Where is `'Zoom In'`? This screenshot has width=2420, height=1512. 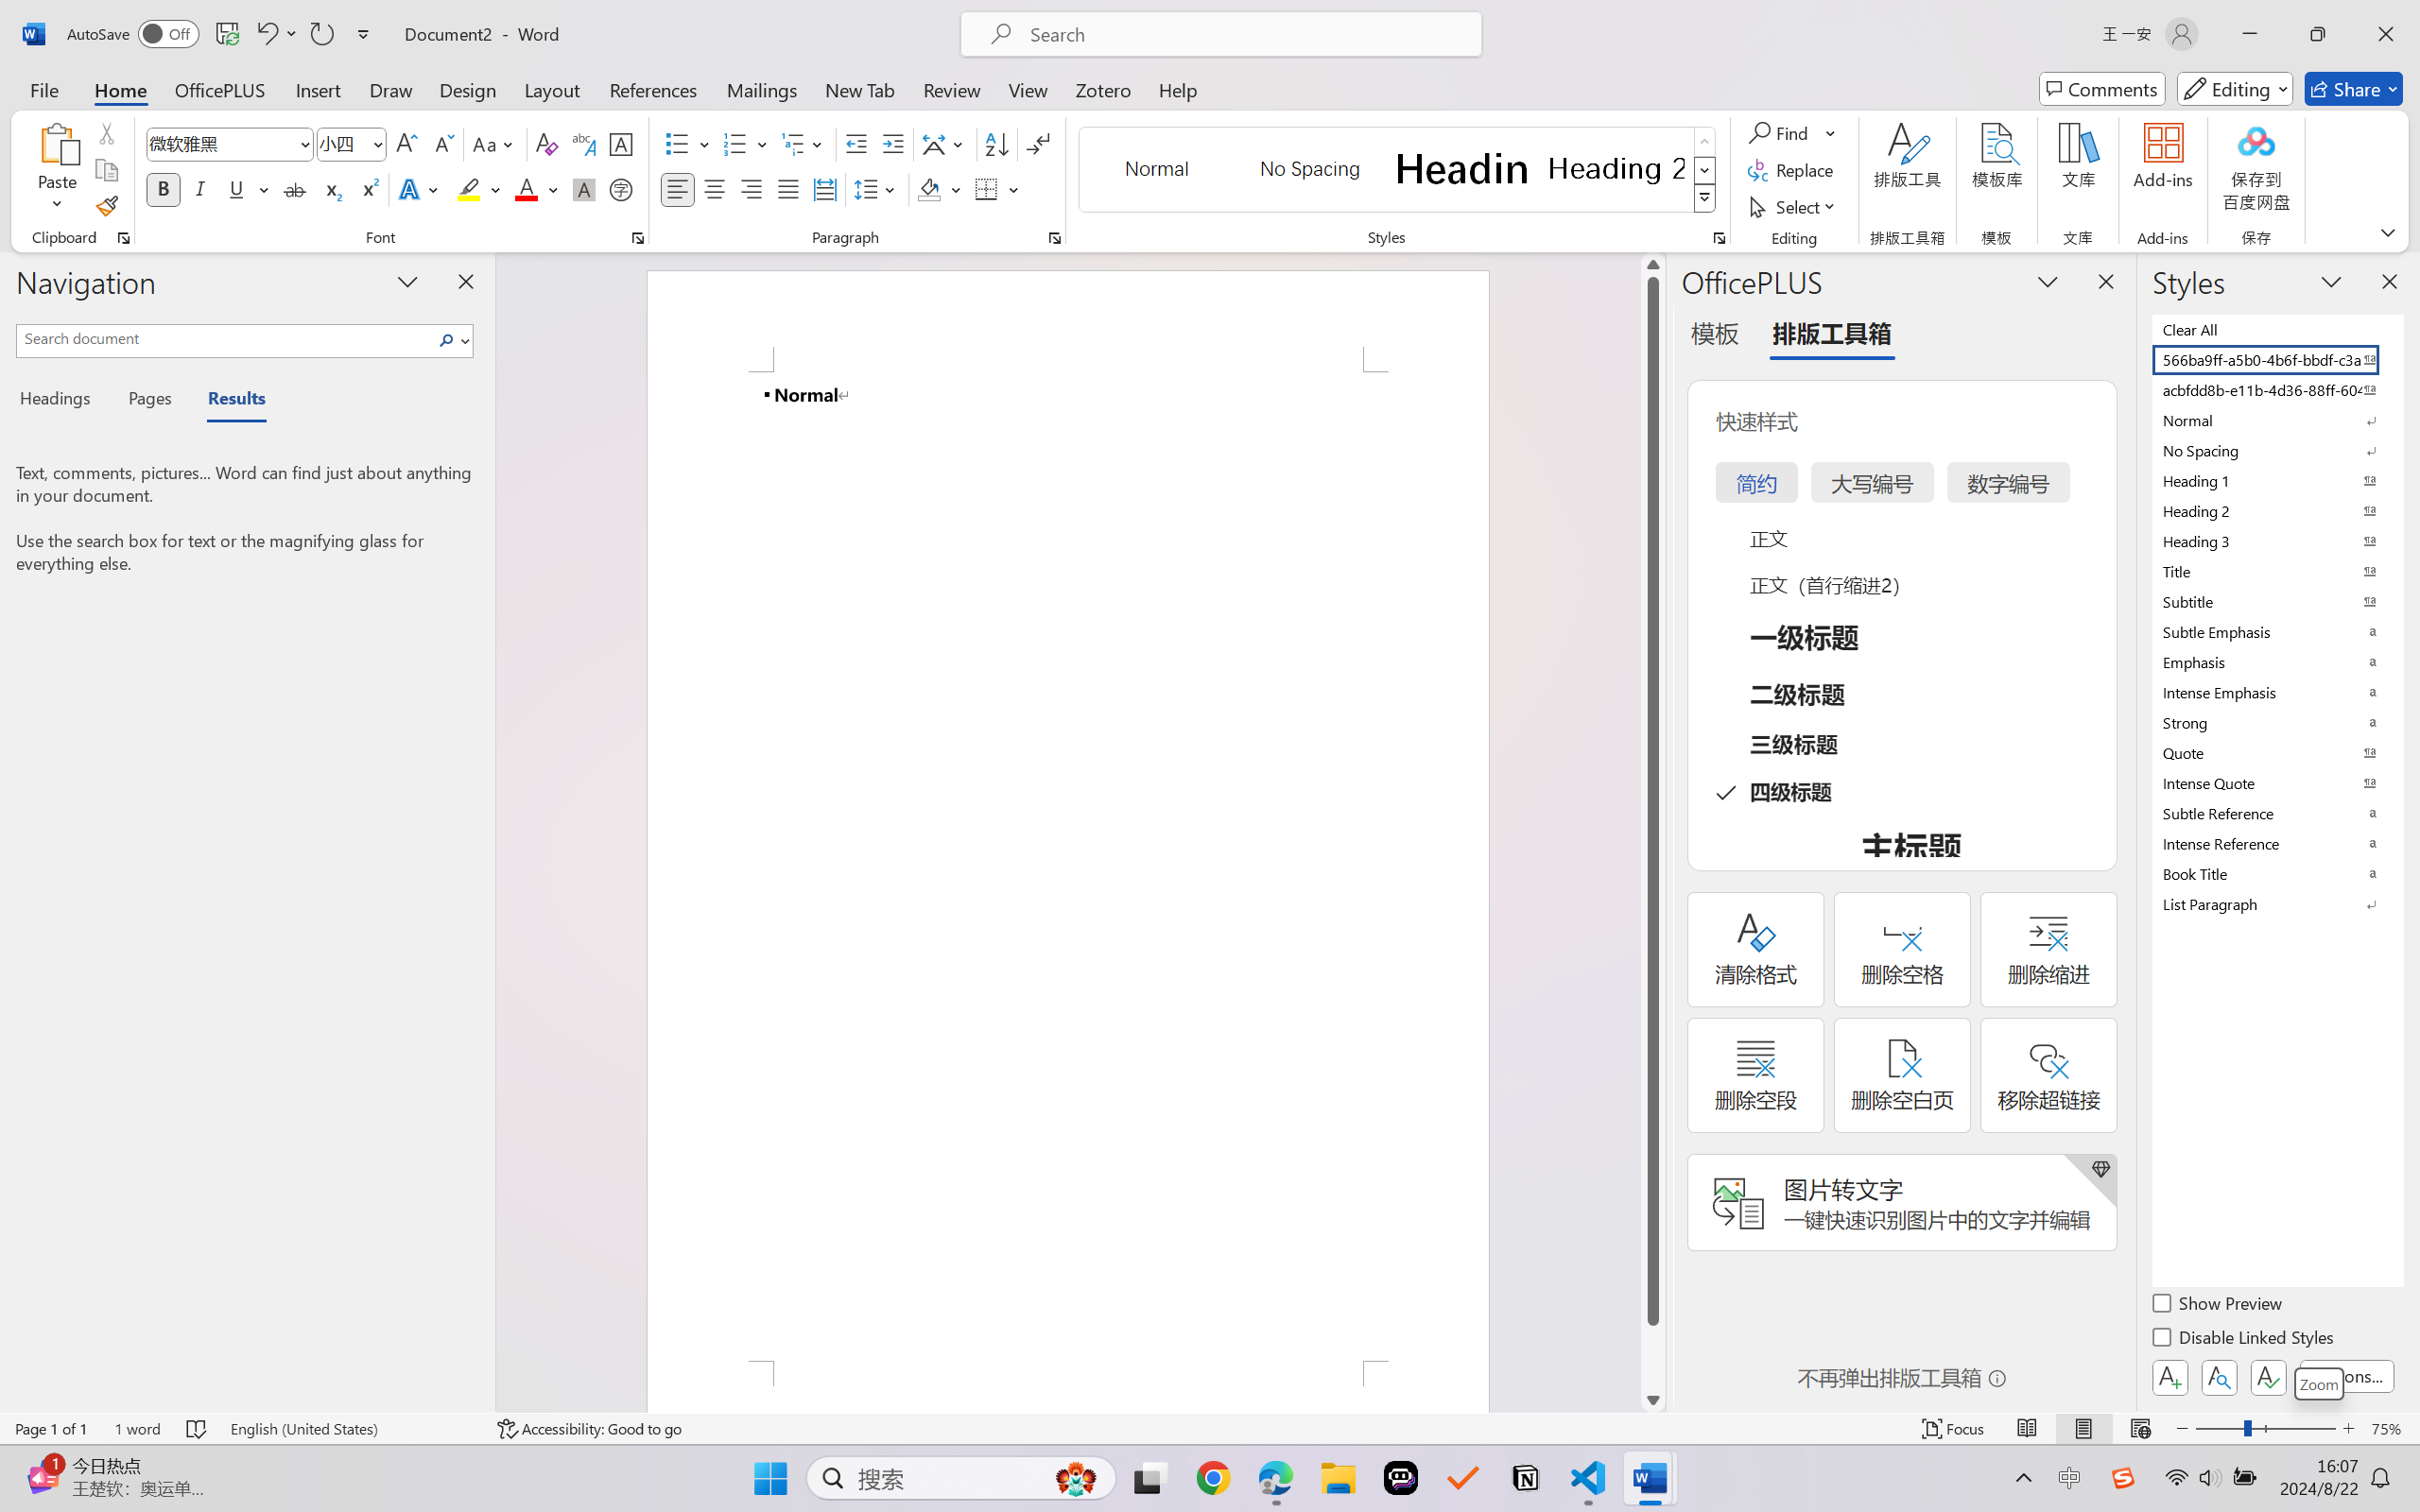 'Zoom In' is located at coordinates (2348, 1428).